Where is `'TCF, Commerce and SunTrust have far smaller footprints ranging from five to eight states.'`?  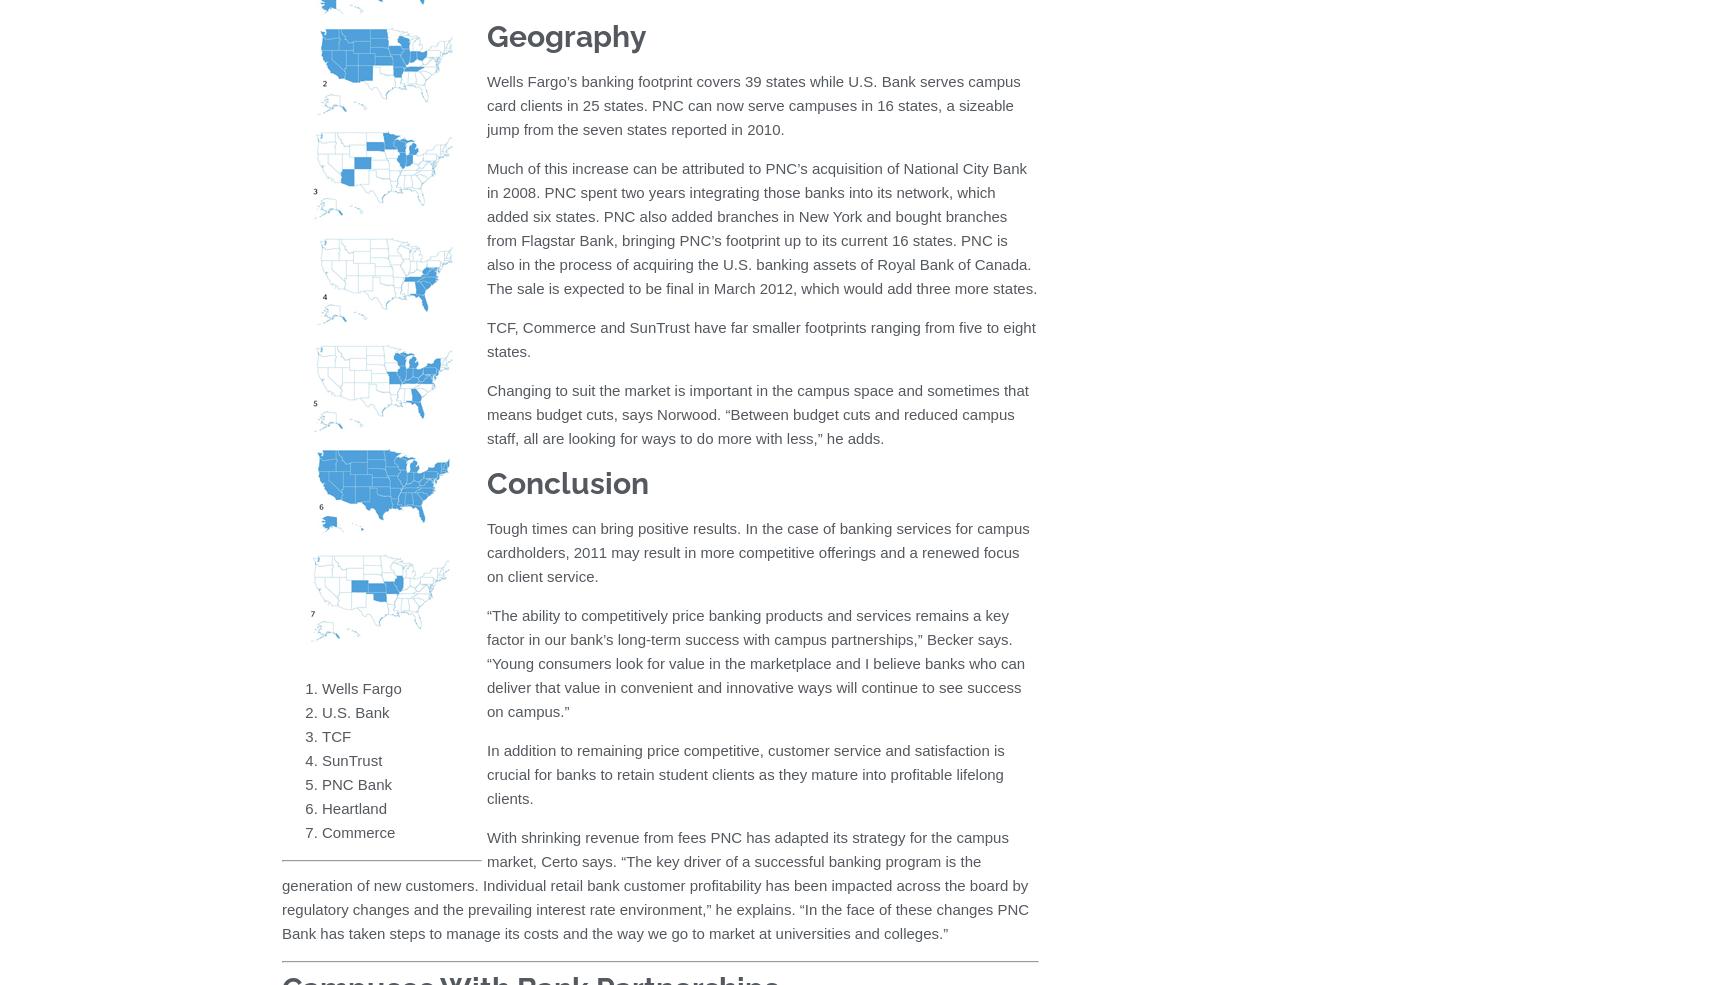
'TCF, Commerce and SunTrust have far smaller footprints ranging from five to eight states.' is located at coordinates (760, 339).